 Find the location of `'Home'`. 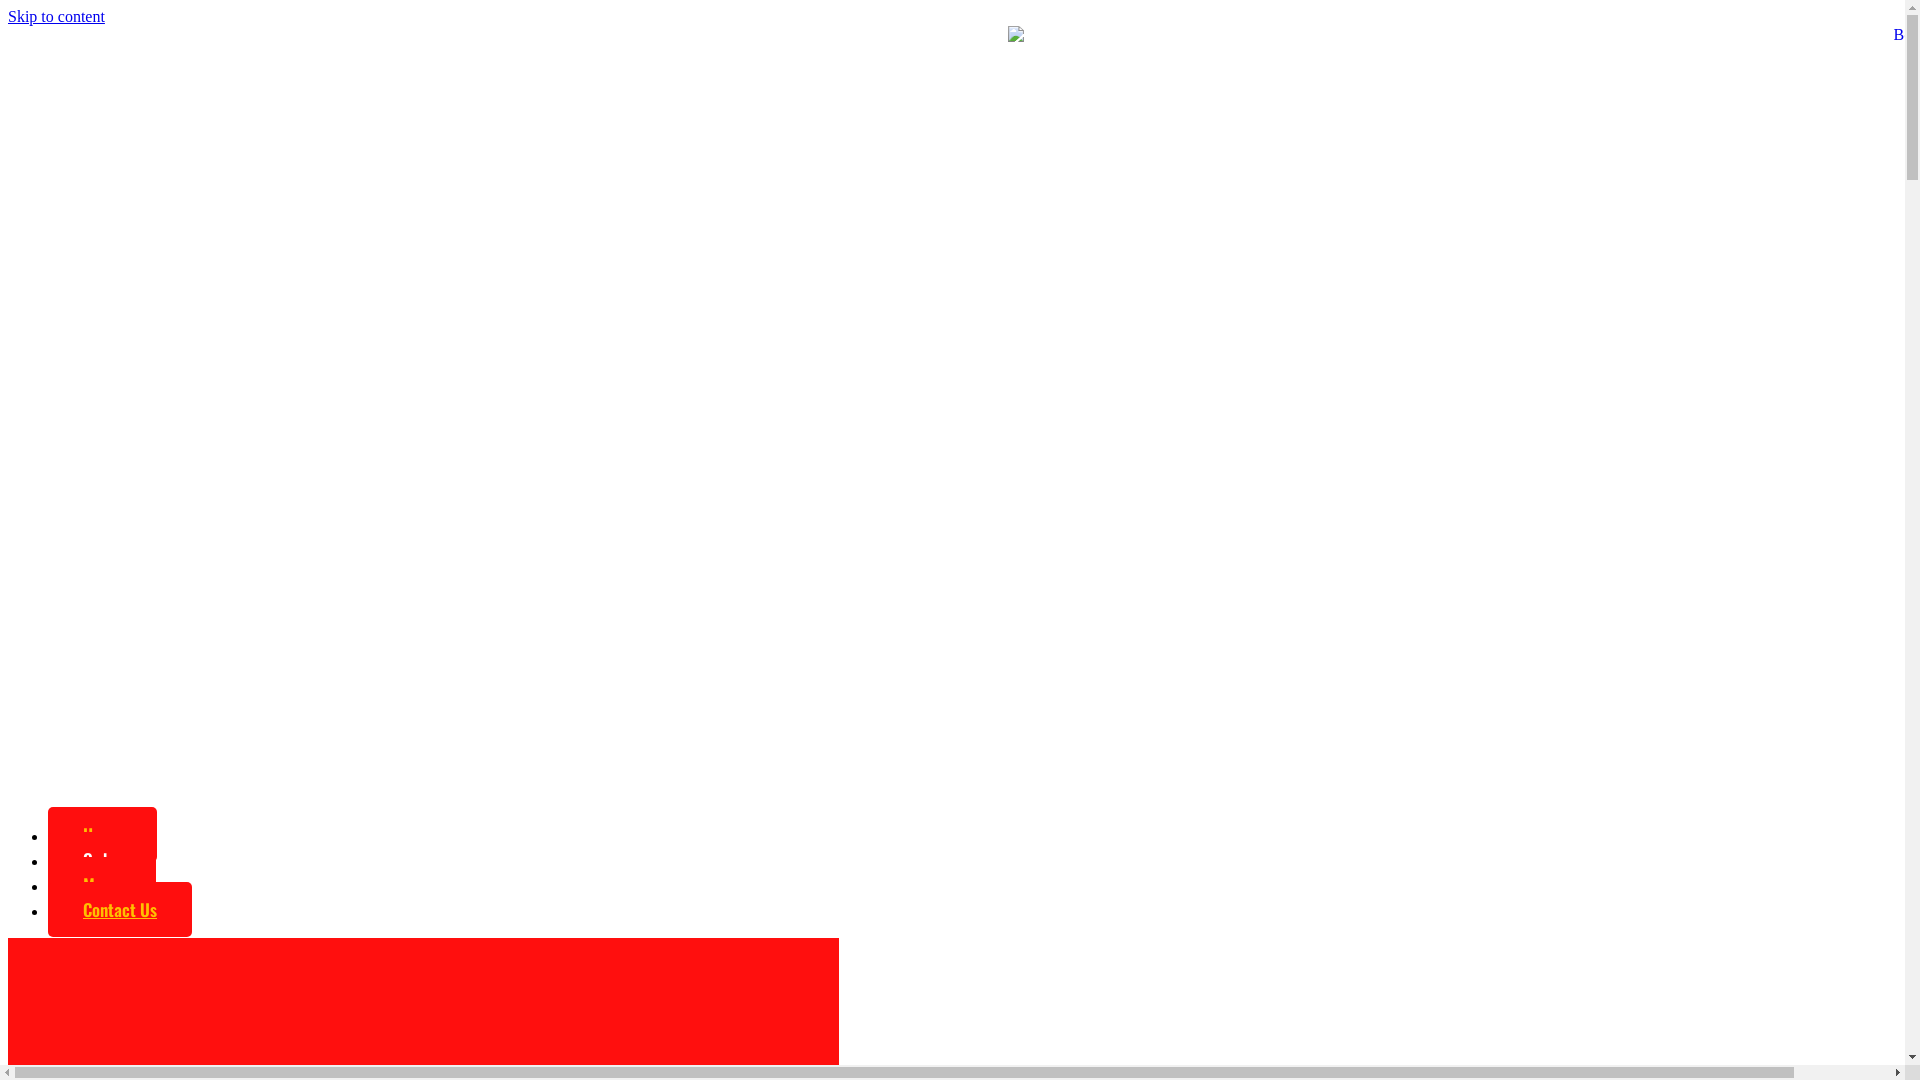

'Home' is located at coordinates (101, 834).